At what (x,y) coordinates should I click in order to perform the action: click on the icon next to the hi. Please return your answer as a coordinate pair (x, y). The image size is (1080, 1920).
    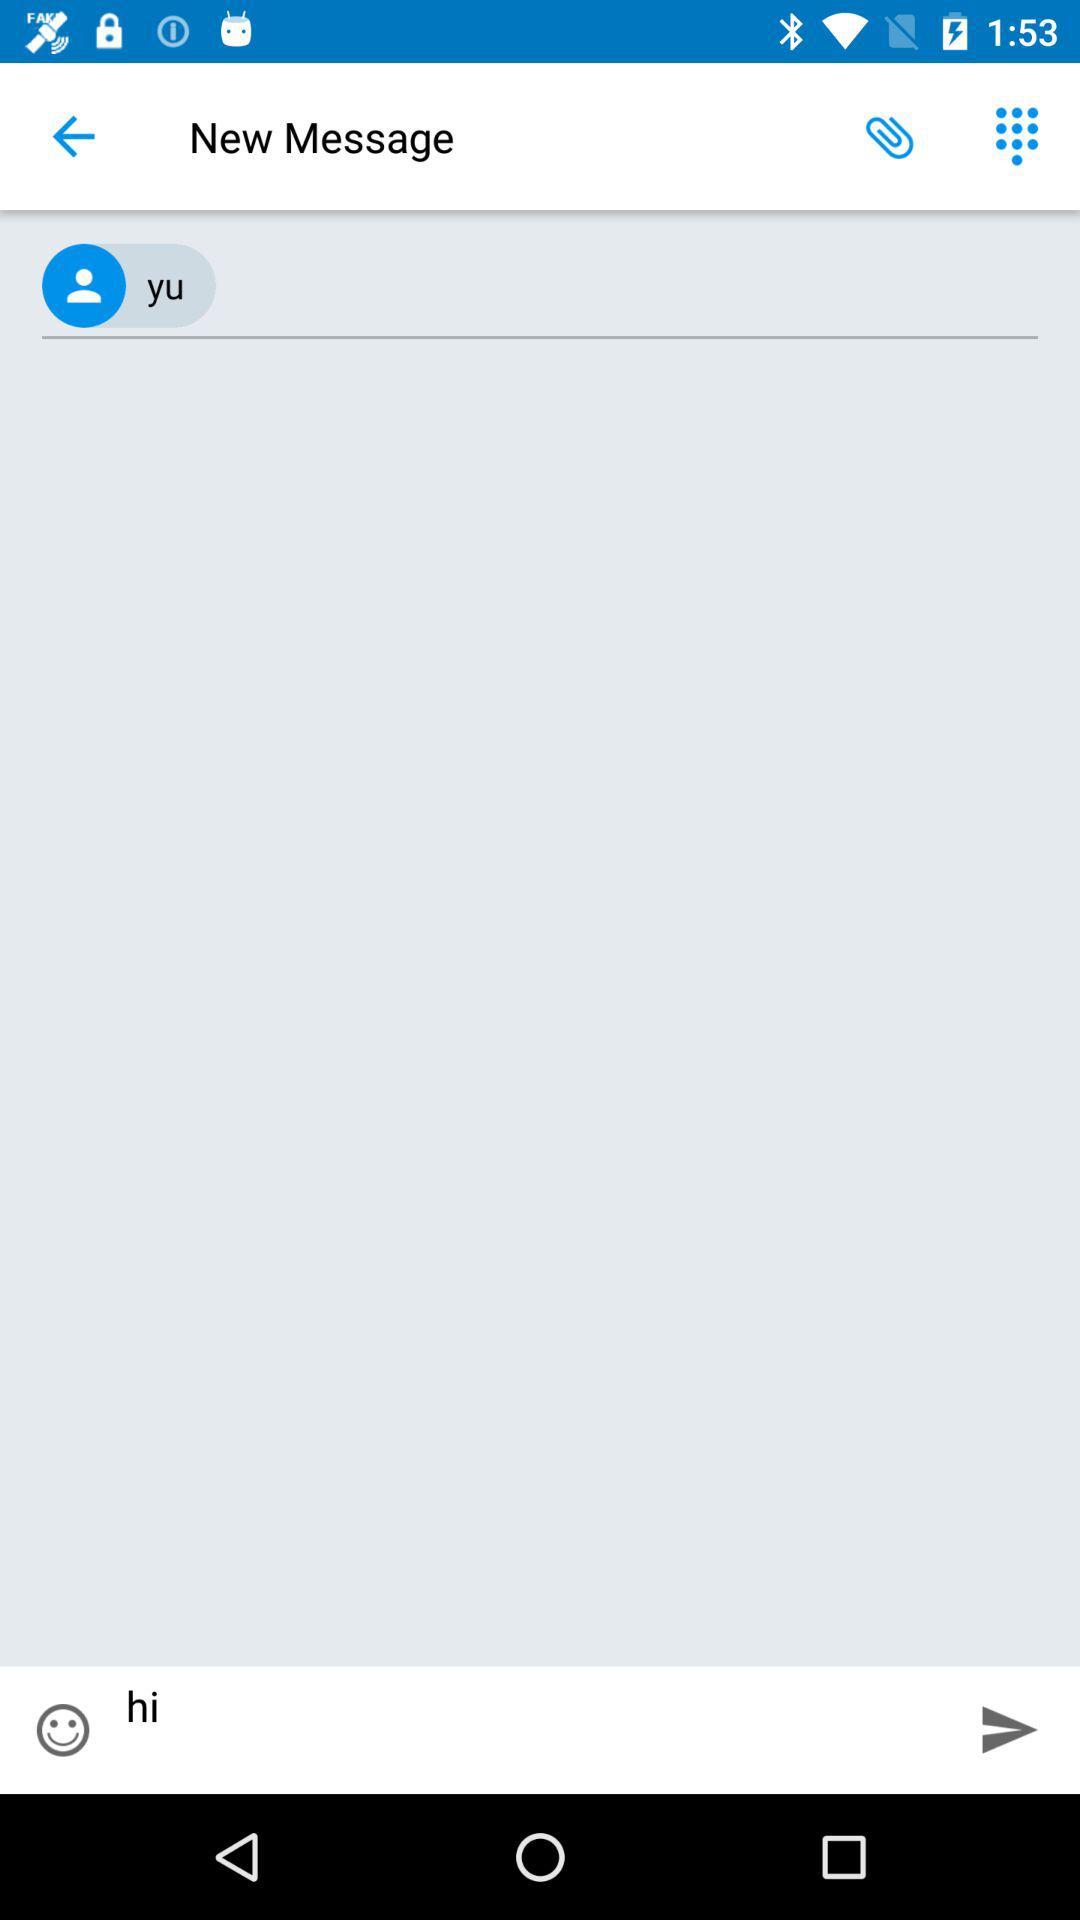
    Looking at the image, I should click on (1010, 1728).